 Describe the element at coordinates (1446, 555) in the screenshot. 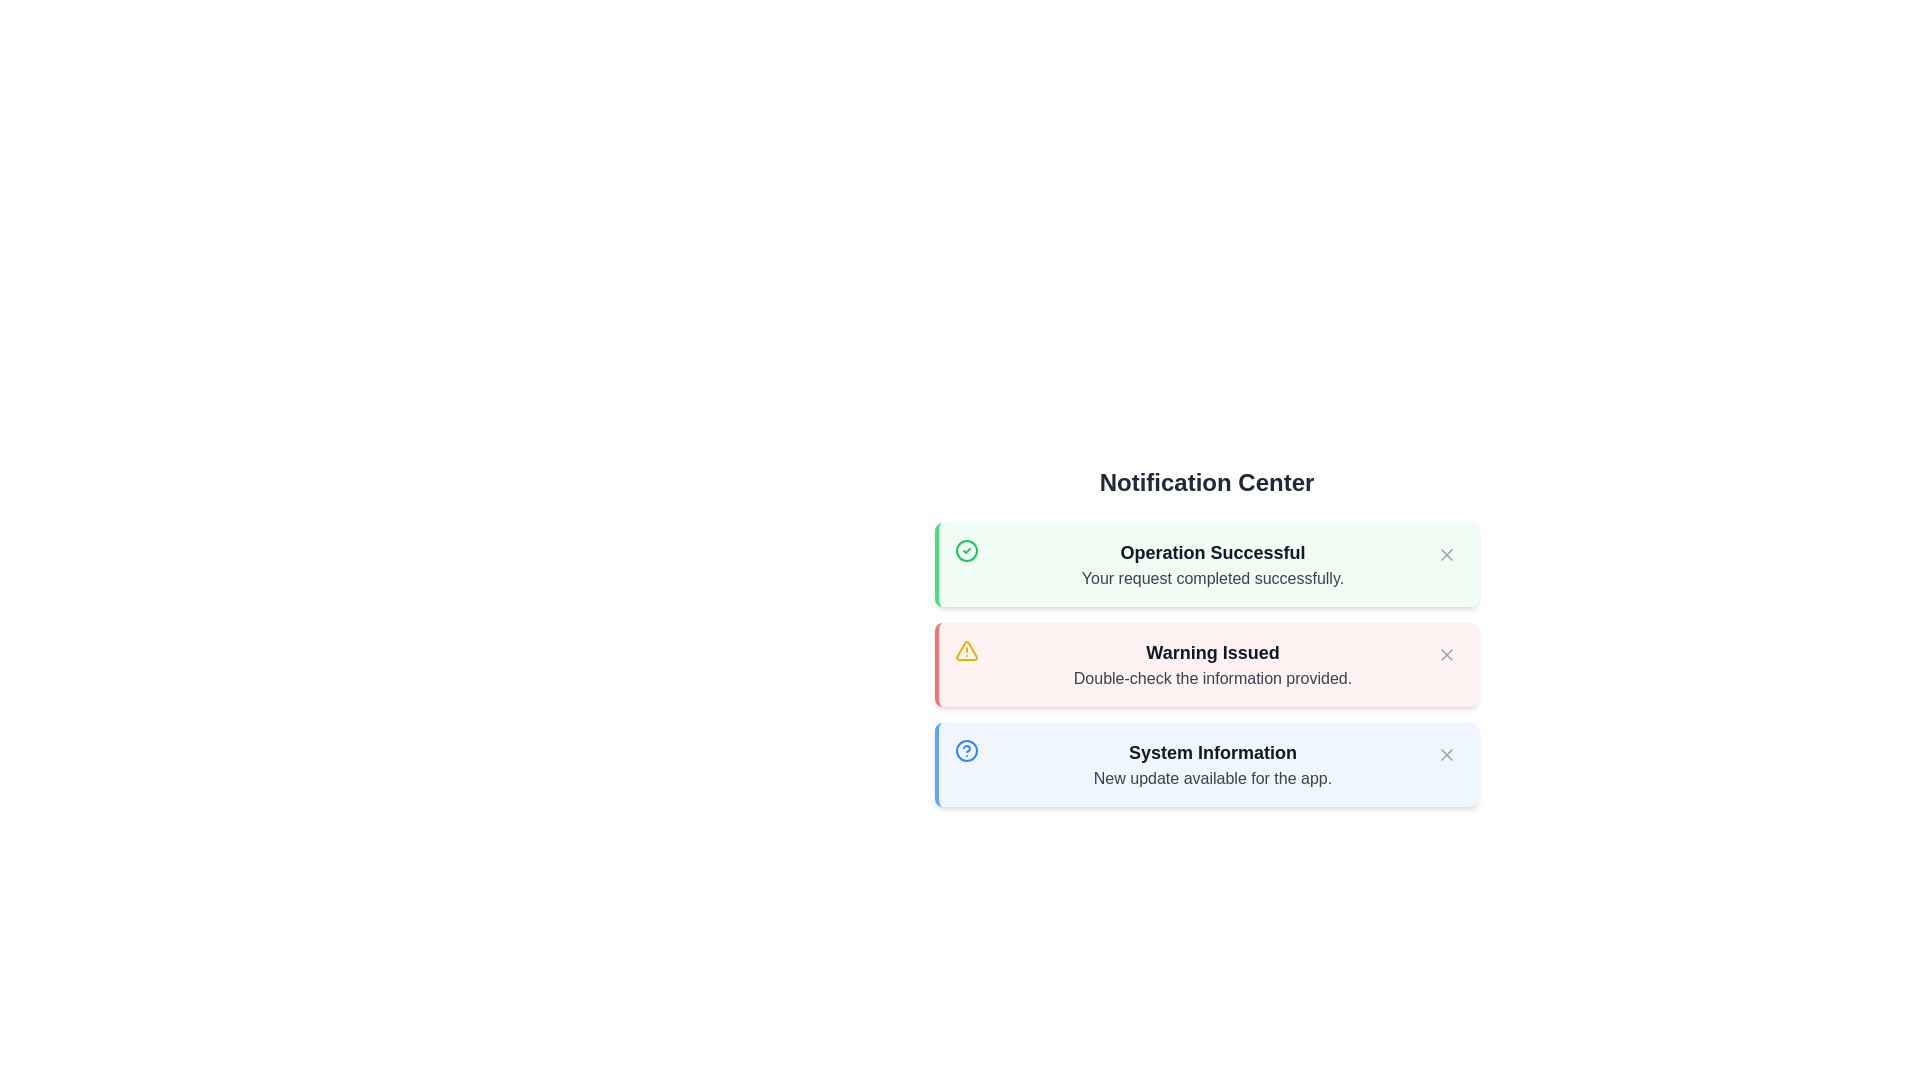

I see `the circular button with an 'X' icon that is positioned at the top-right corner of the green notification box labeled 'Operation Successful' to observe a color change` at that location.